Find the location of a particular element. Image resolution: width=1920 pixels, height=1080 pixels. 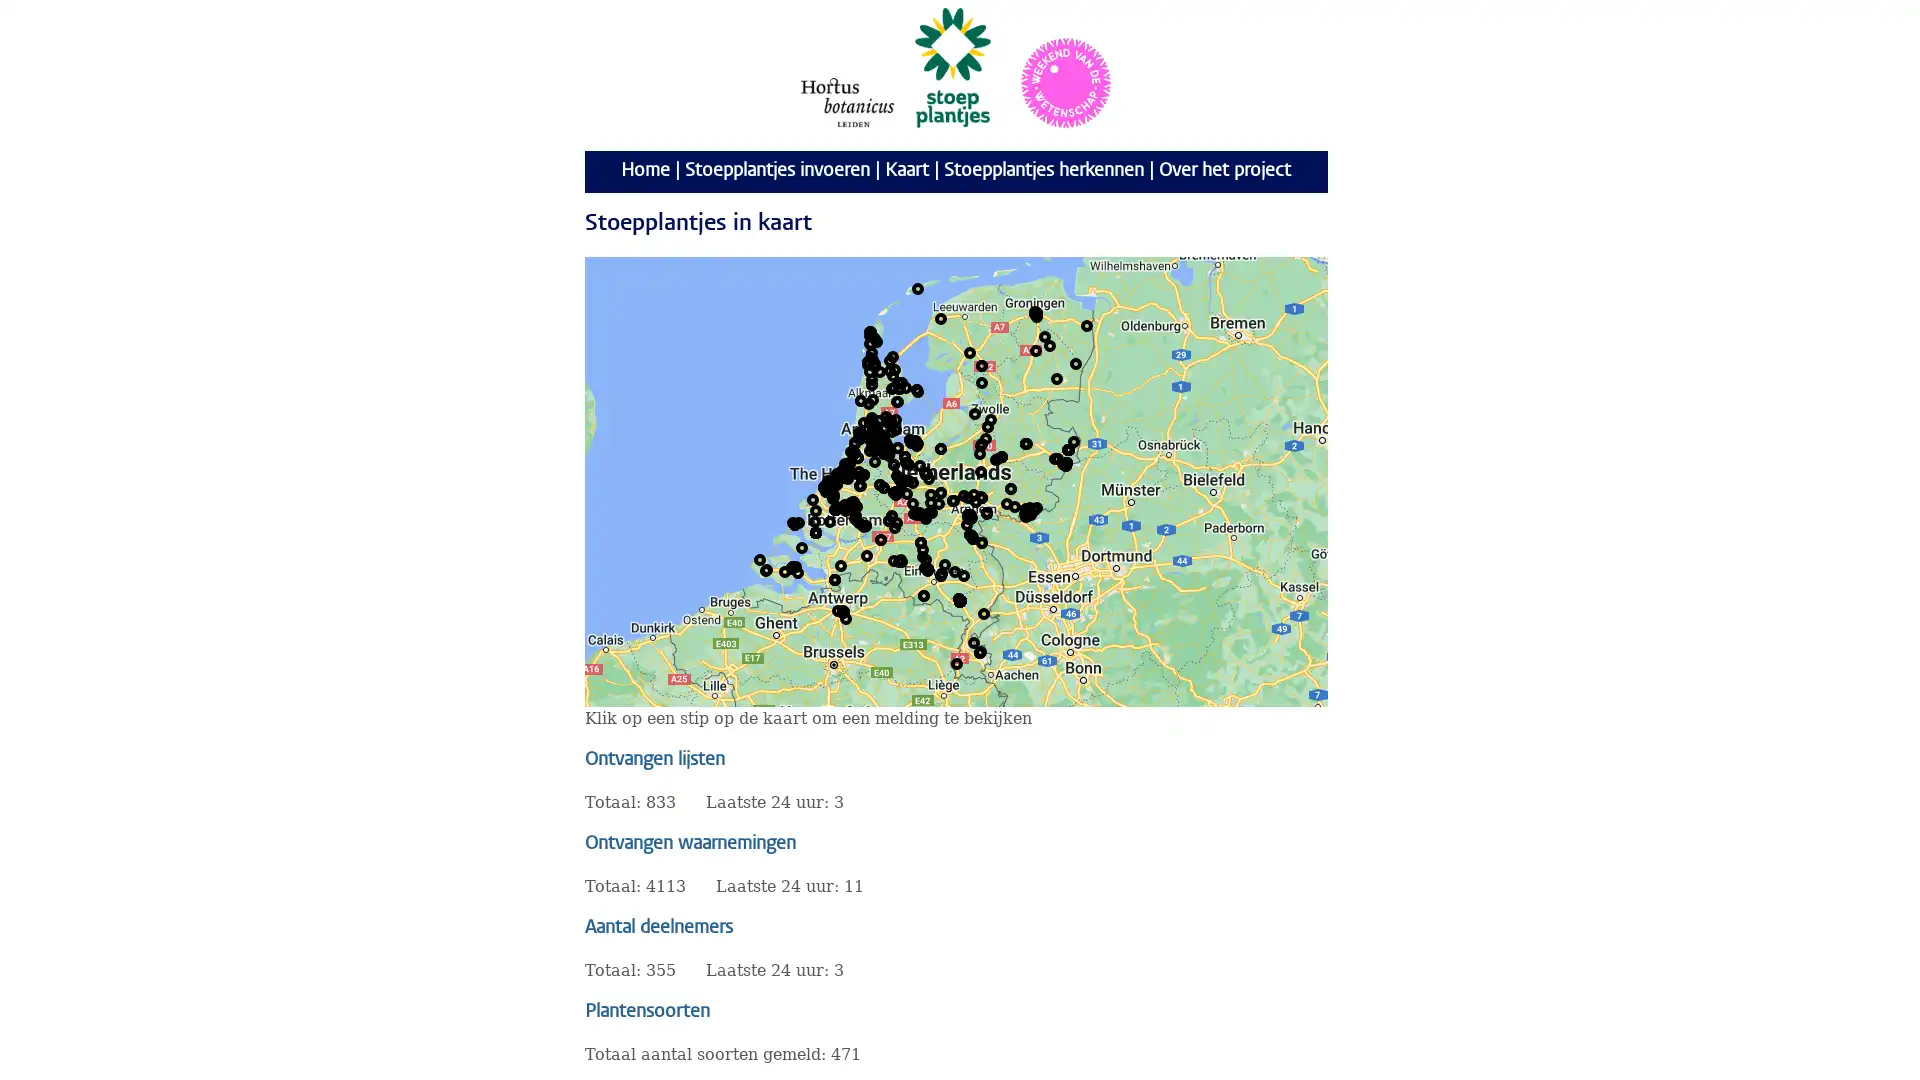

Telling van op 02 mei 2022 is located at coordinates (1007, 501).